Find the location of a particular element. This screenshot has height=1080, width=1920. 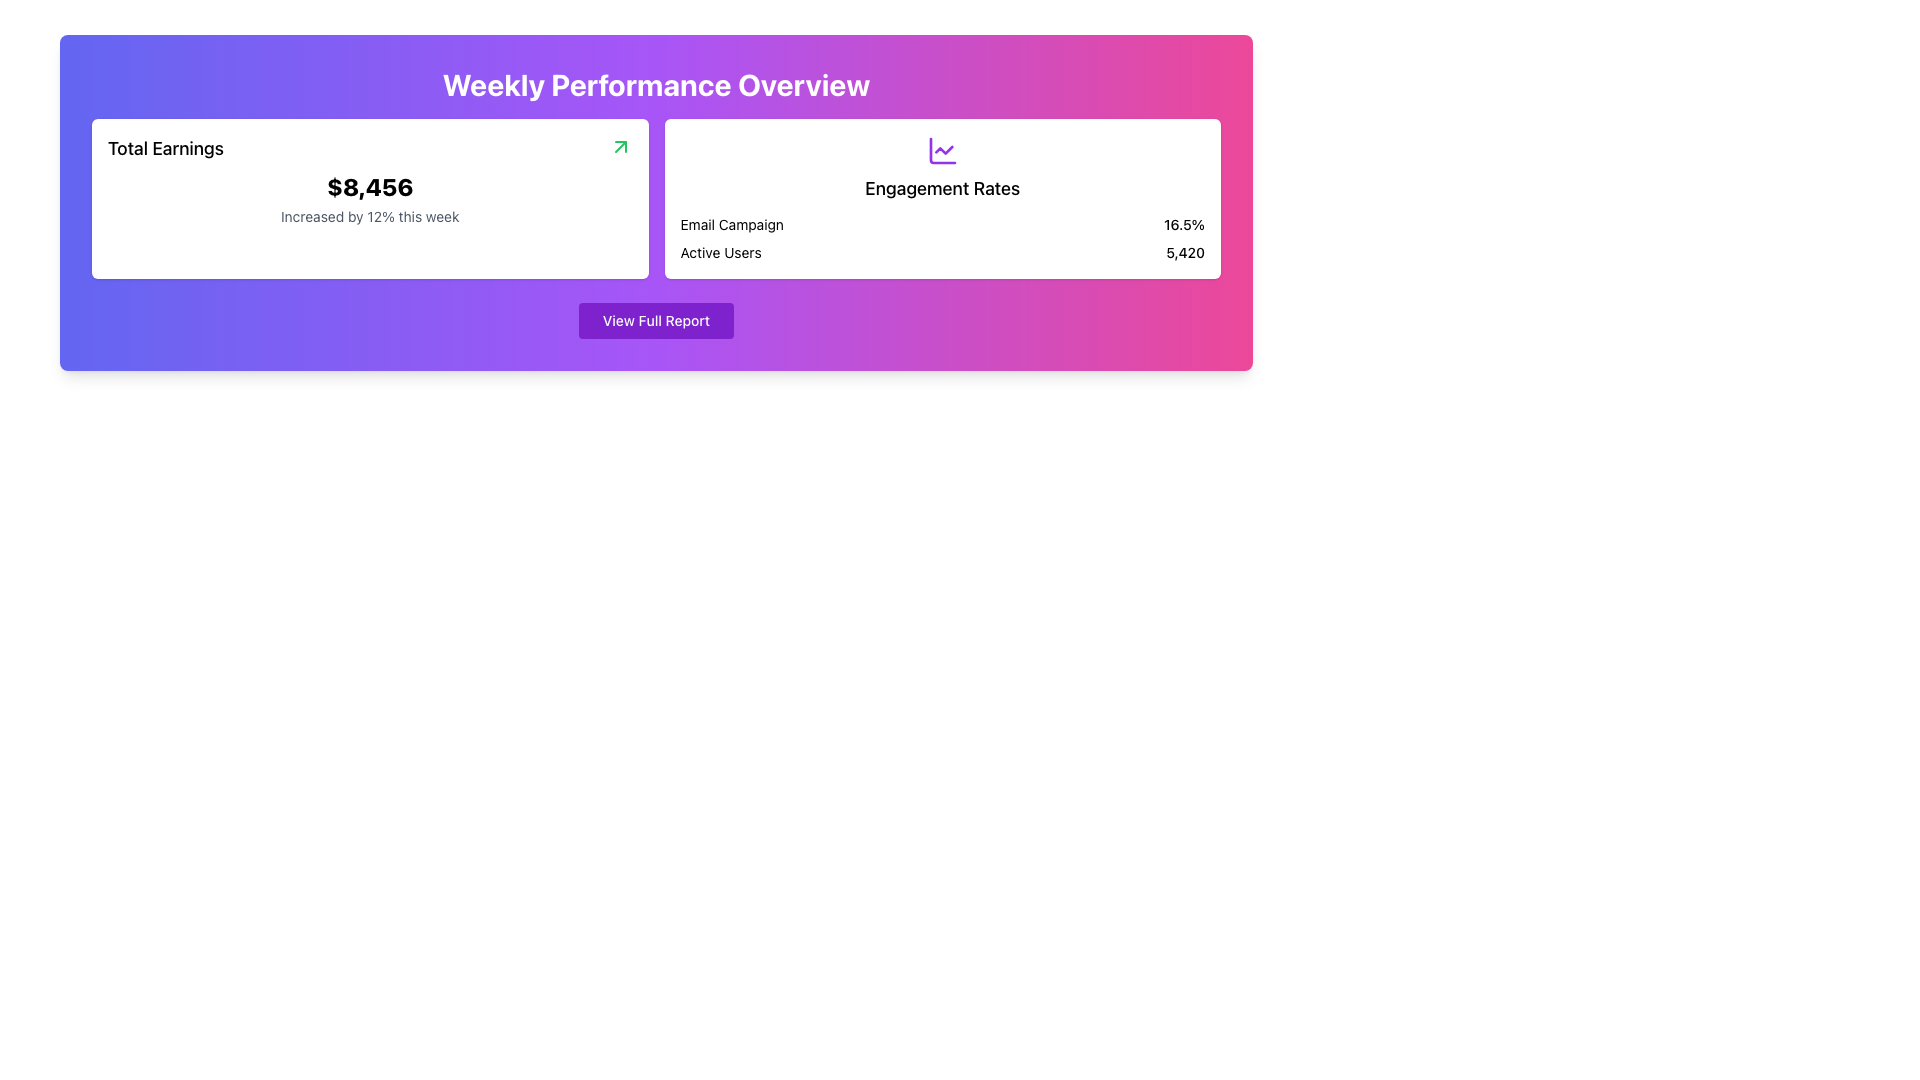

the text label displaying 'Email Campaign' located in the 'Engagement Rates' section on the right panel of the main layout is located at coordinates (731, 224).